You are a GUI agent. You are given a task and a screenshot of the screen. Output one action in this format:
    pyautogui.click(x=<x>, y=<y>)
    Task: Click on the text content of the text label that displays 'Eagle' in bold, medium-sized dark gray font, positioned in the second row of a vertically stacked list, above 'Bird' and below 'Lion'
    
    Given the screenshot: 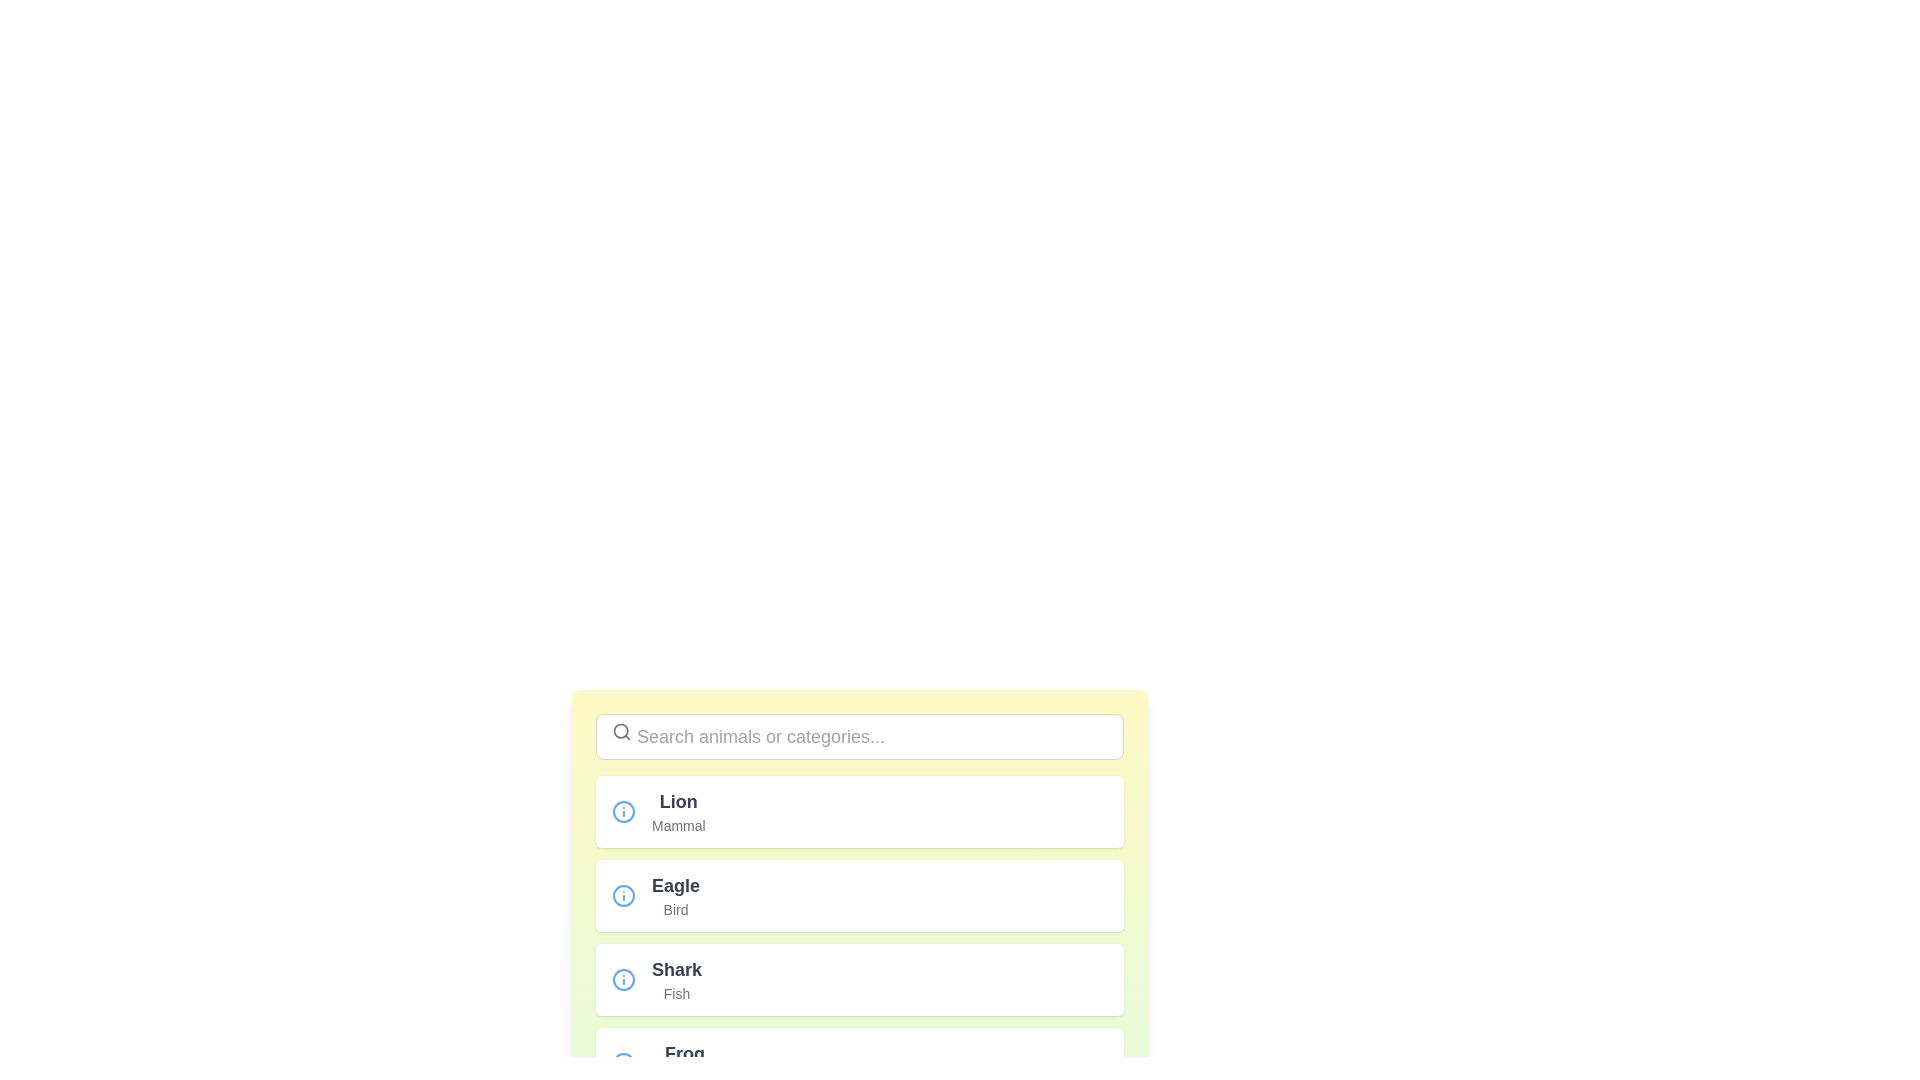 What is the action you would take?
    pyautogui.click(x=676, y=885)
    